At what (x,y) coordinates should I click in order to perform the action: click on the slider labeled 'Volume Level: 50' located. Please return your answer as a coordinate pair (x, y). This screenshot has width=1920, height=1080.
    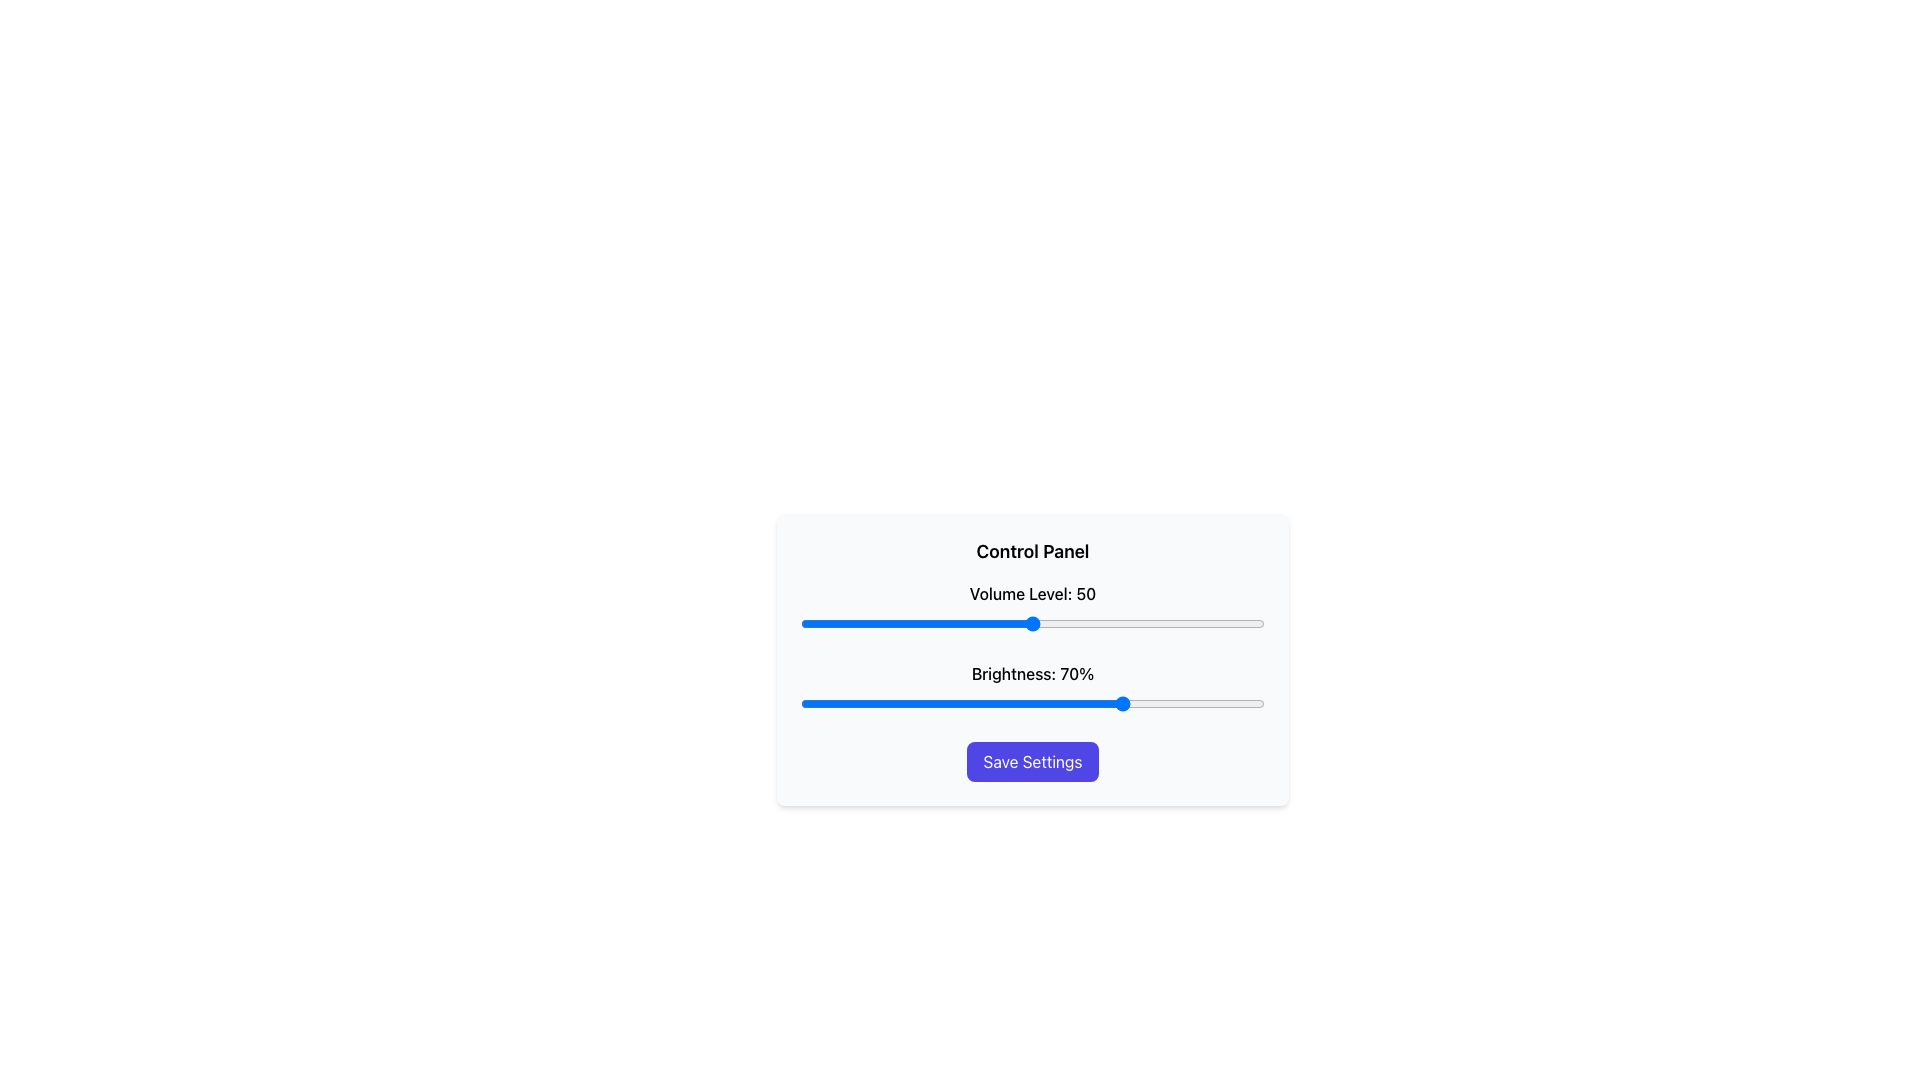
    Looking at the image, I should click on (1032, 608).